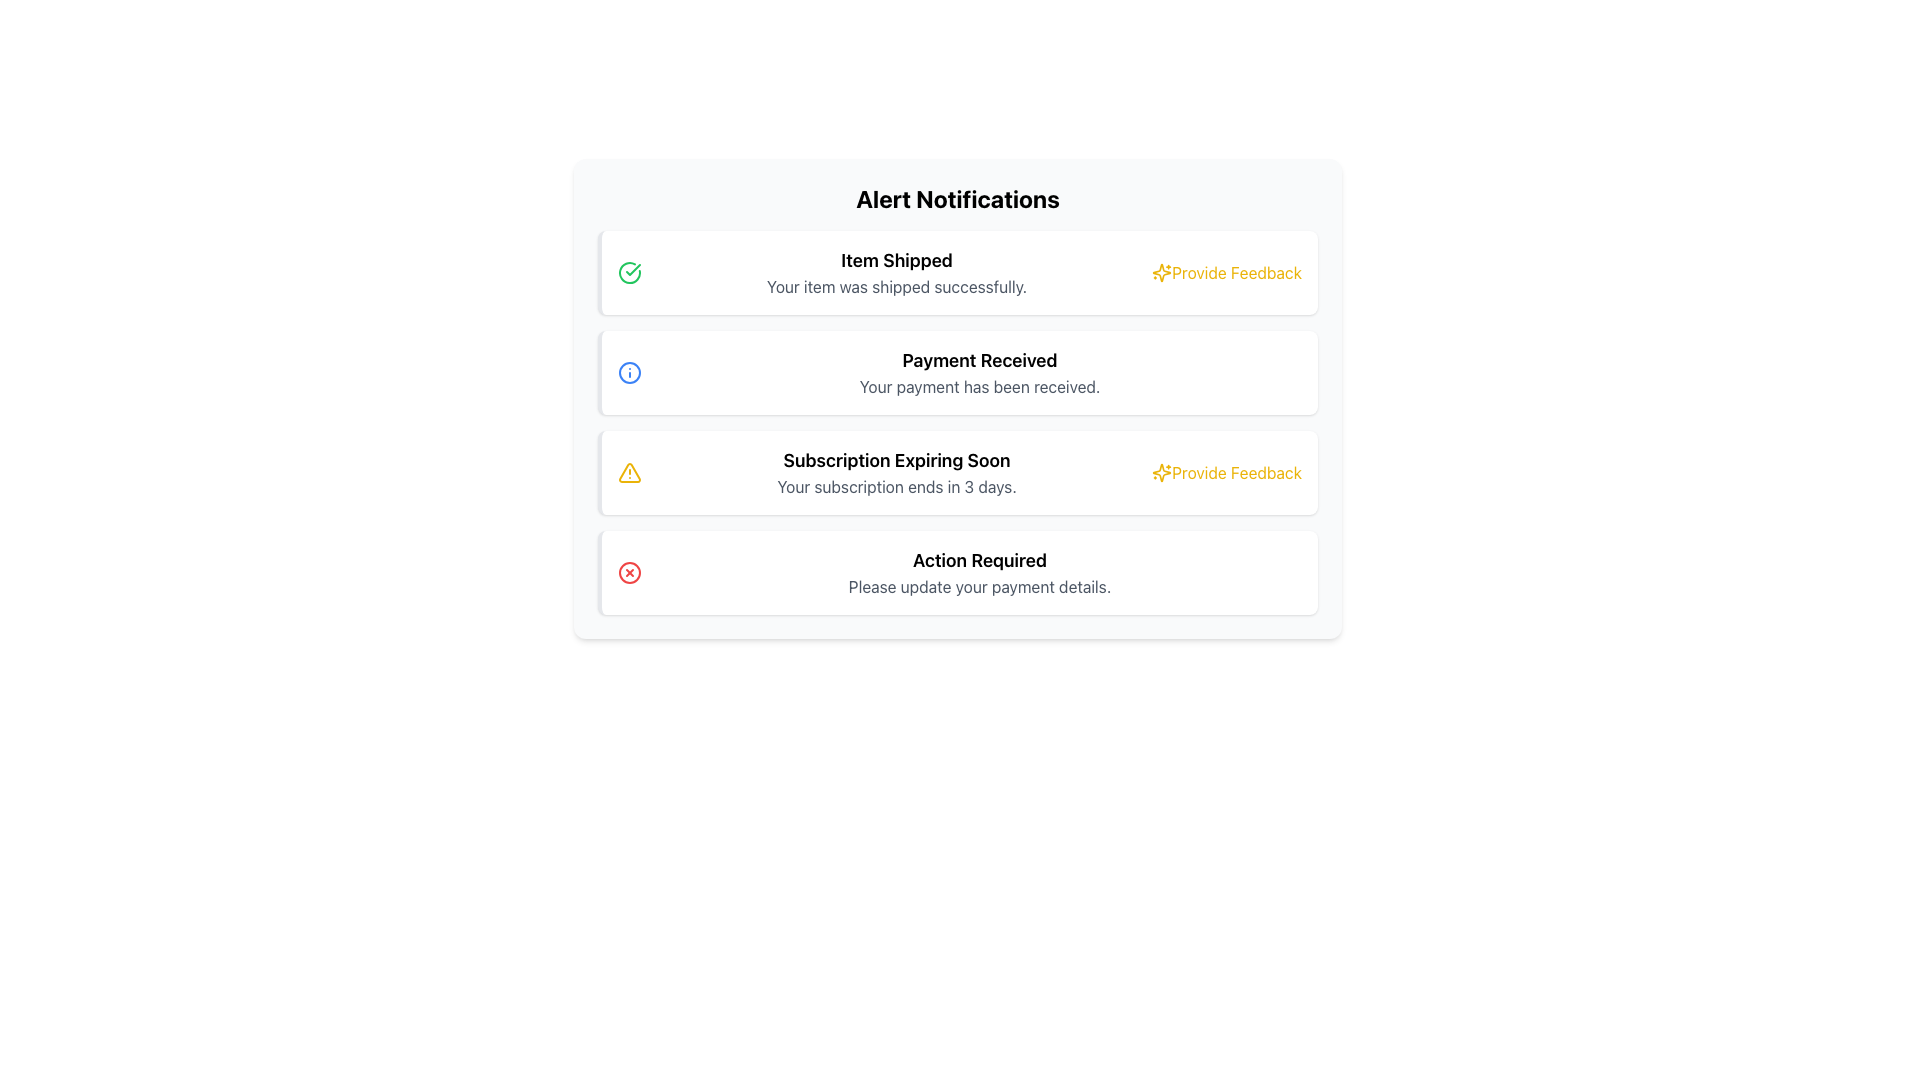 The height and width of the screenshot is (1080, 1920). I want to click on the Notification Card displaying 'Subscription Expiring Soon' with a warning icon, located in the vertical list of alerts, so click(957, 473).